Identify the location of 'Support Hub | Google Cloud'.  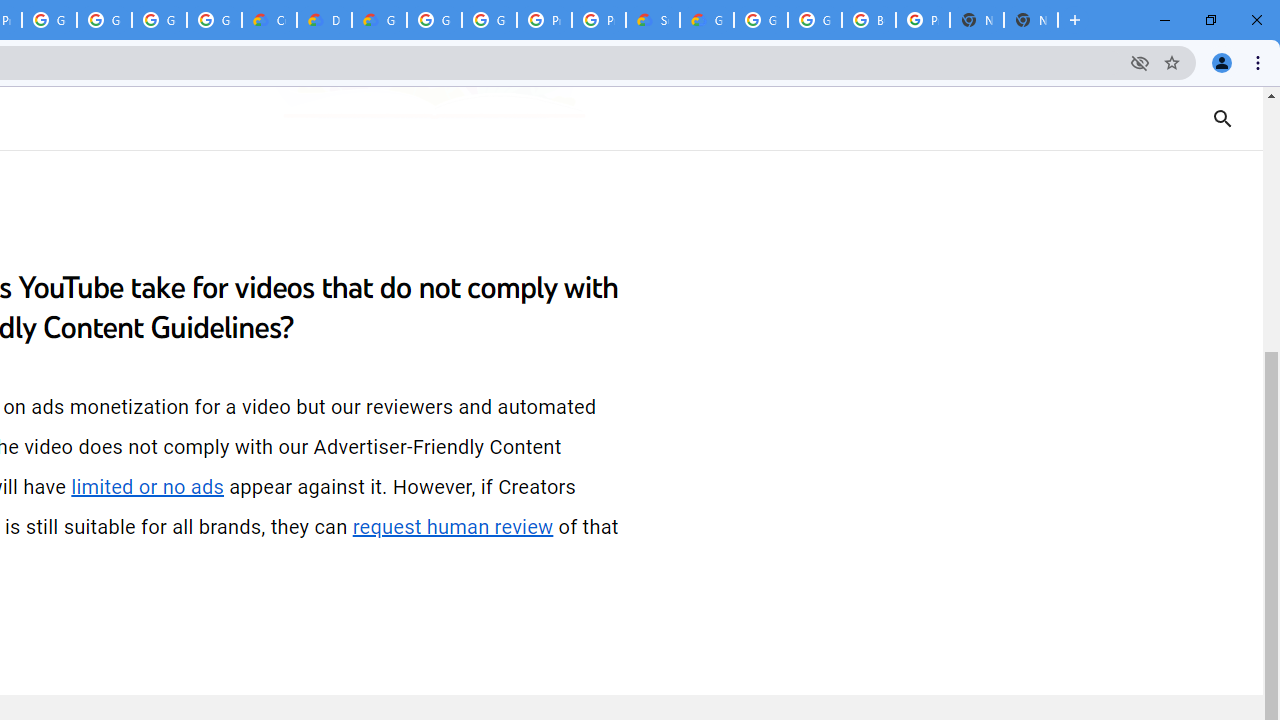
(652, 20).